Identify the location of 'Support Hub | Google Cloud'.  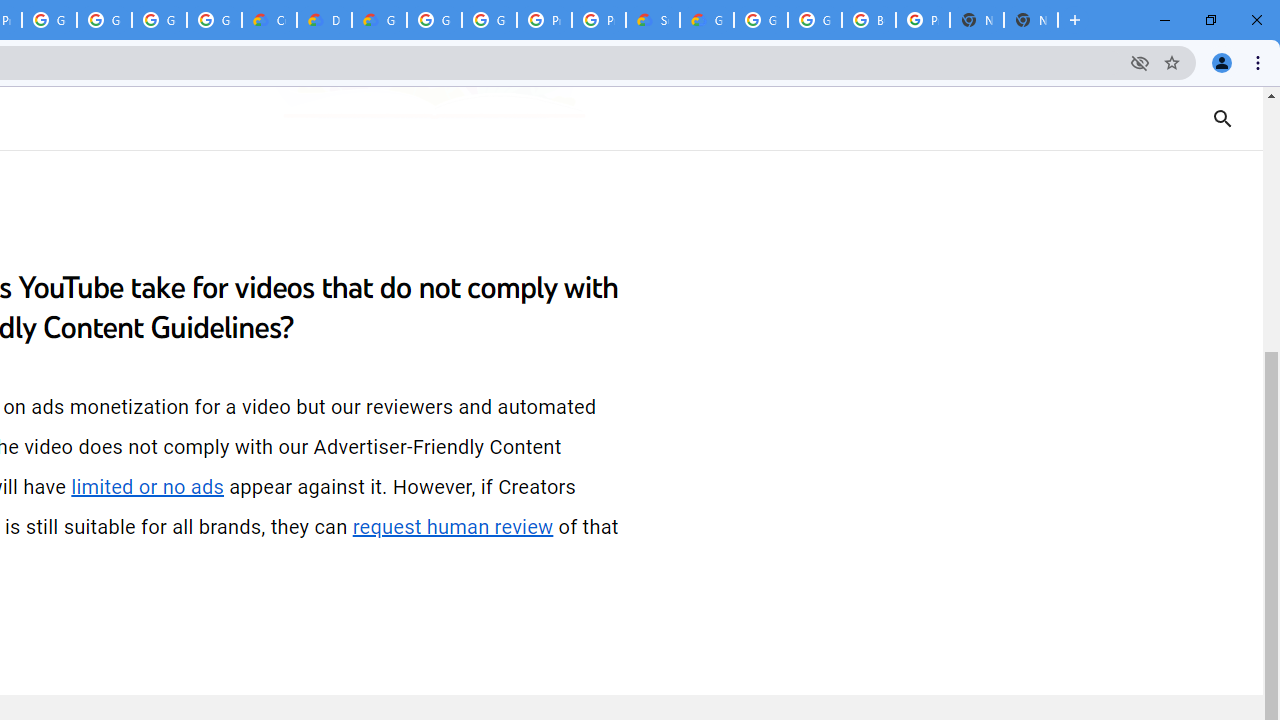
(652, 20).